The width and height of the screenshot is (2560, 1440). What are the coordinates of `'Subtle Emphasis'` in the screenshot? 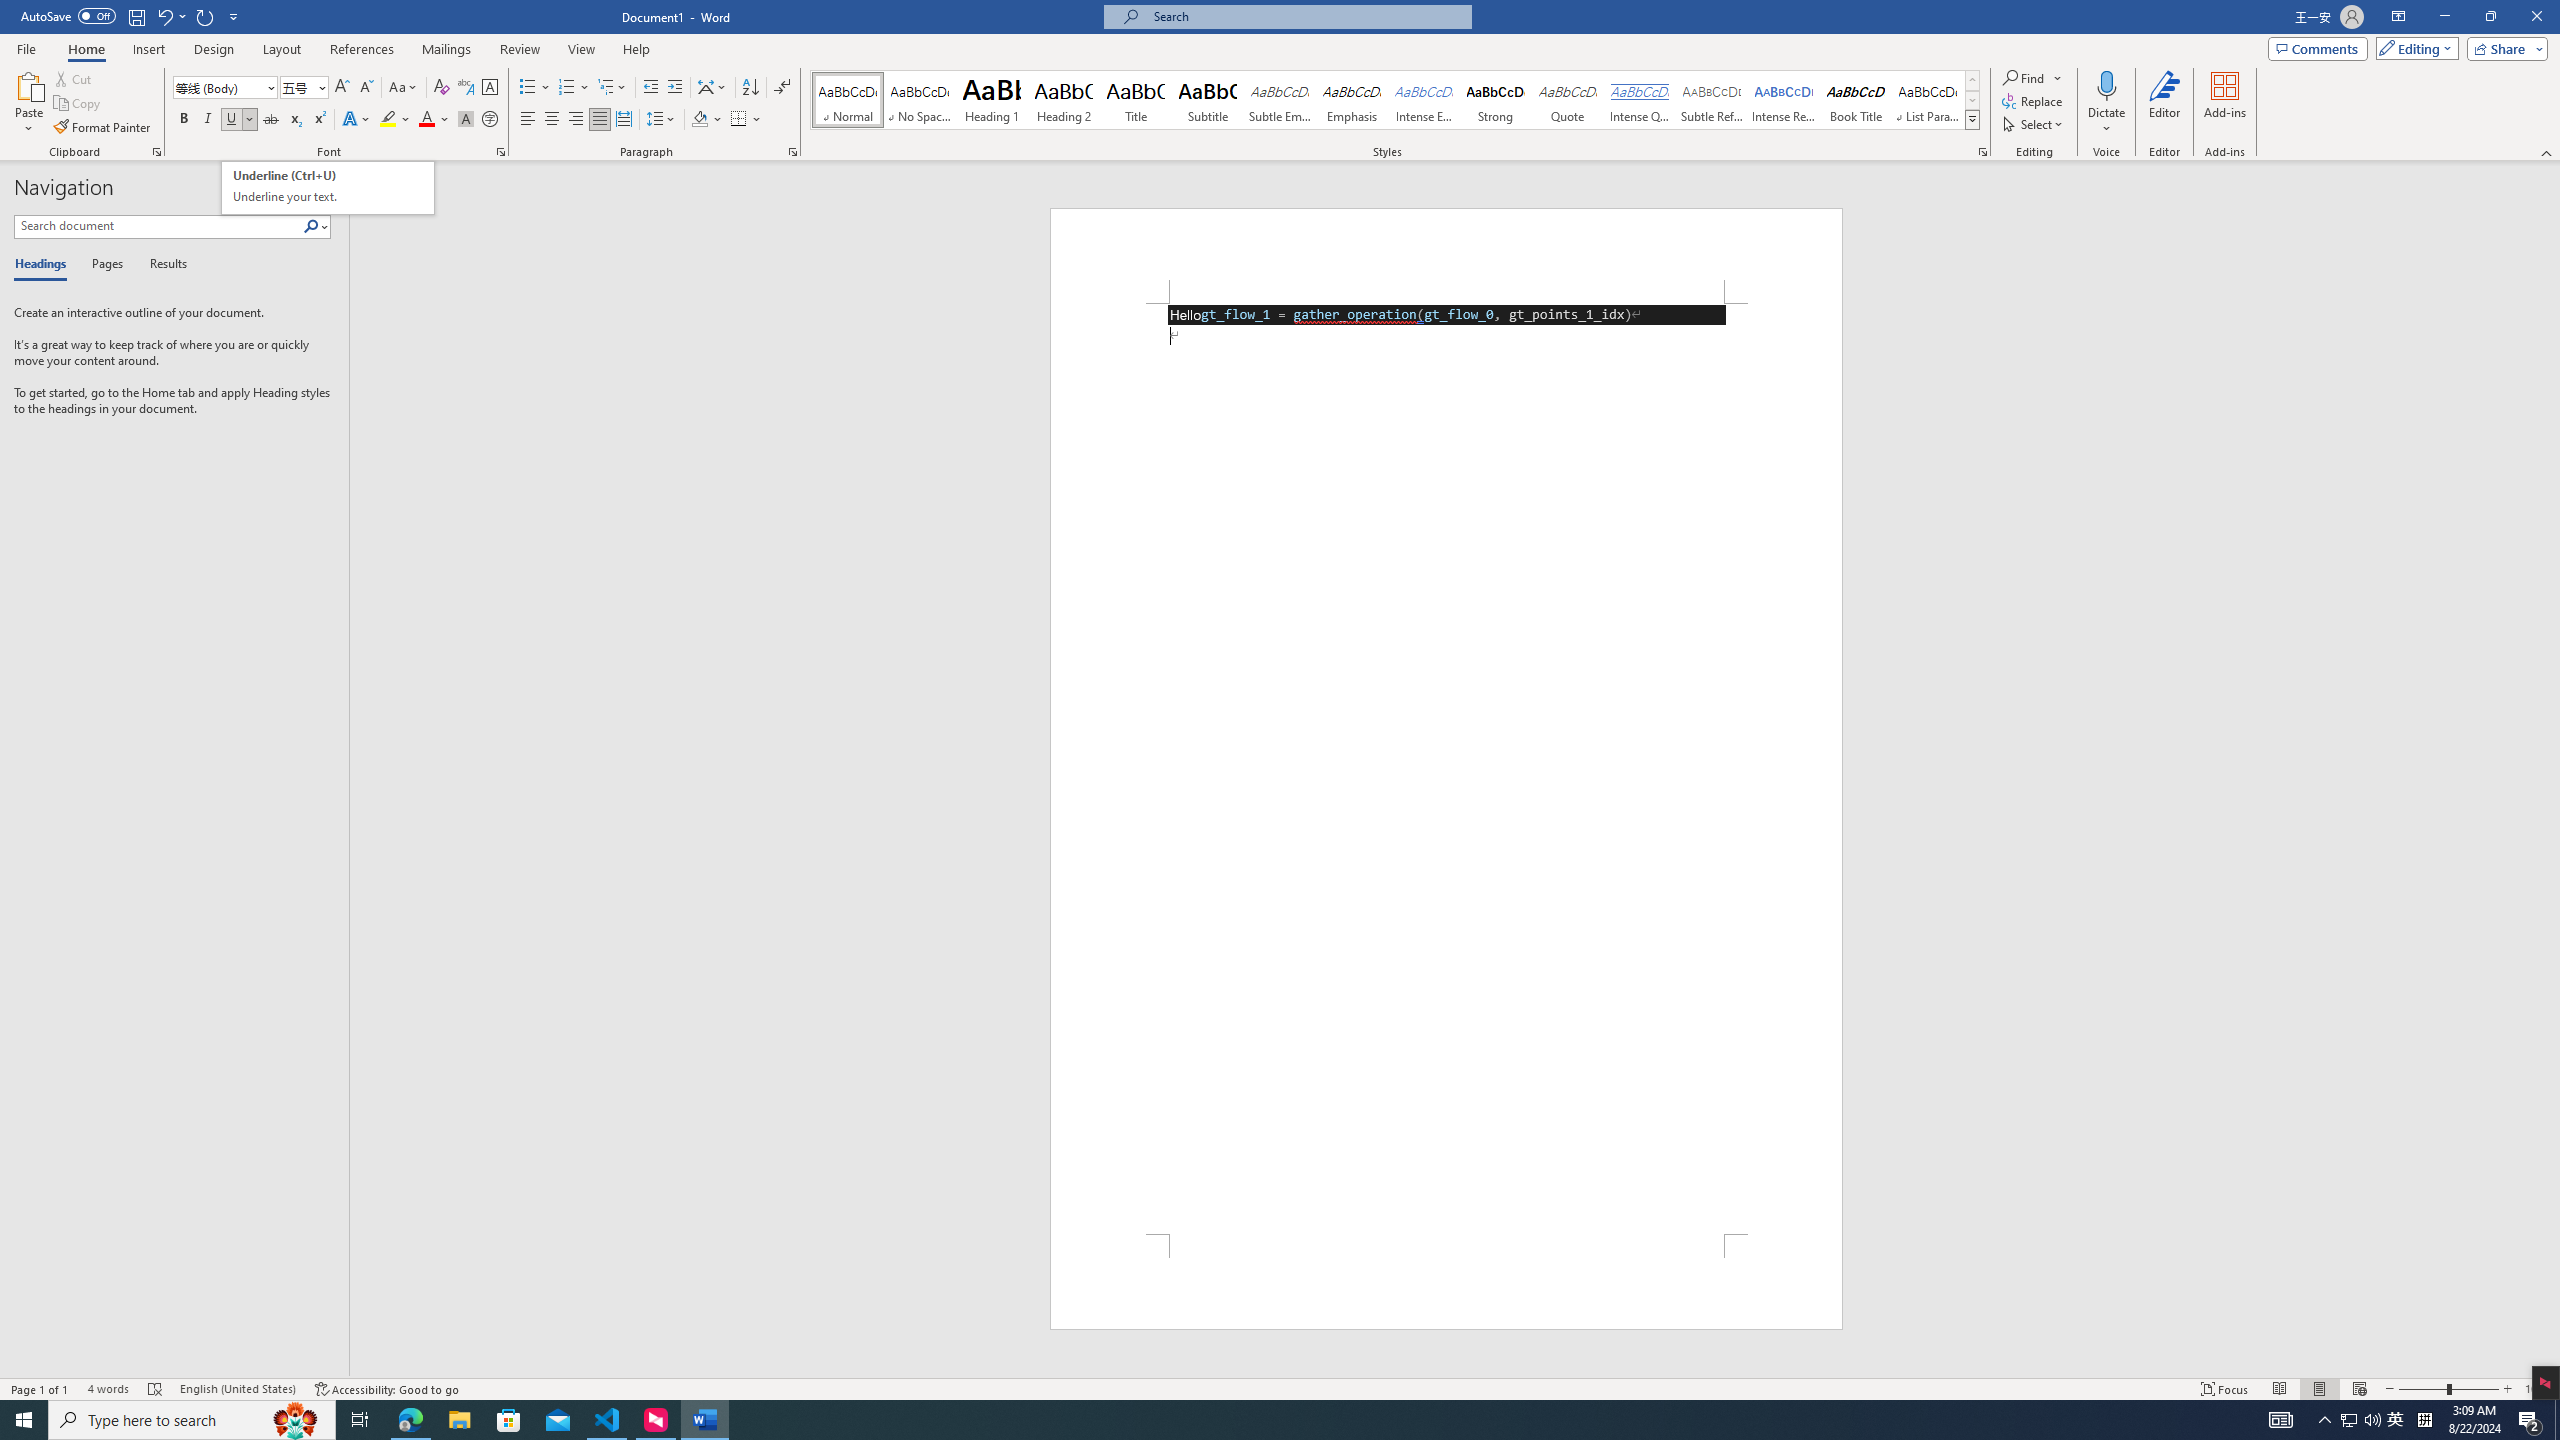 It's located at (1280, 99).